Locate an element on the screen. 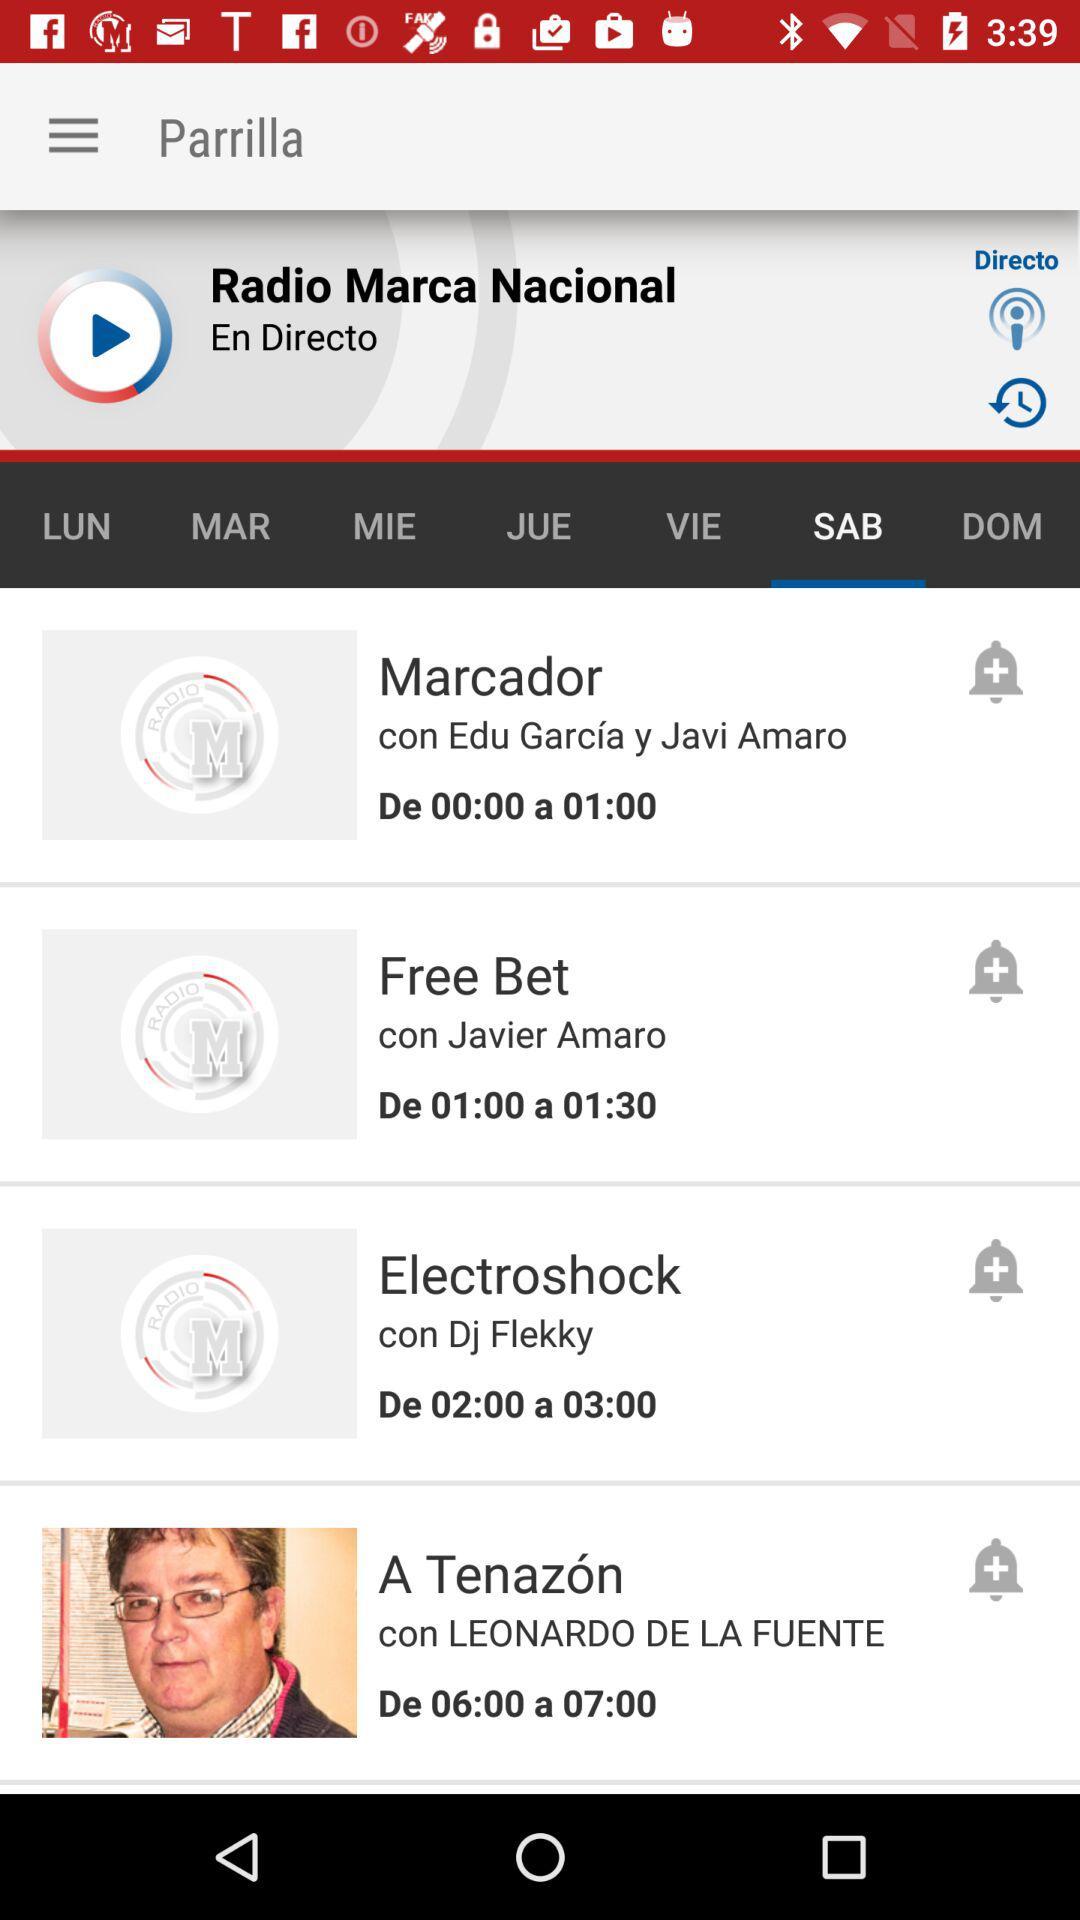  the location icon is located at coordinates (1017, 317).